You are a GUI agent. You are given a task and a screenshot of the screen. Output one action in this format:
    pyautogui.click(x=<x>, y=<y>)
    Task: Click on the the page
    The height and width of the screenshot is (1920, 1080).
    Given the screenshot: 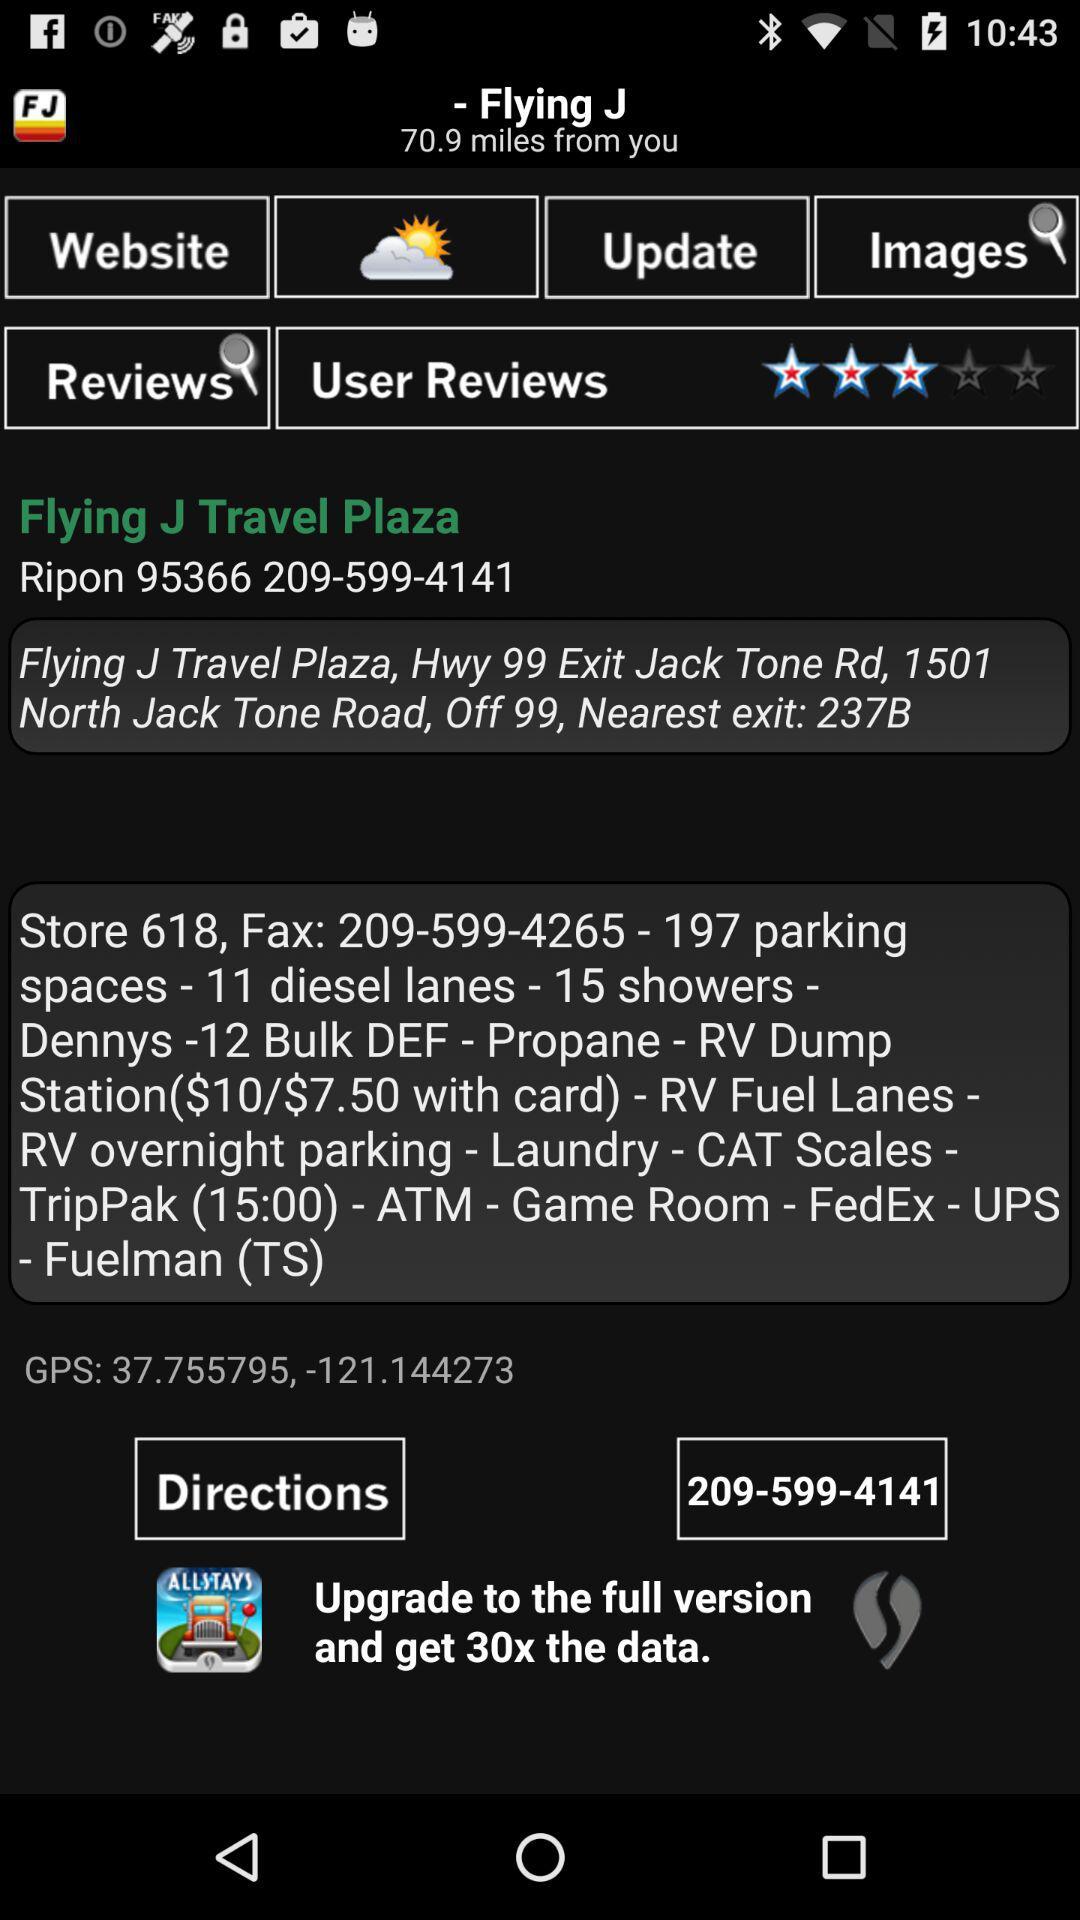 What is the action you would take?
    pyautogui.click(x=675, y=245)
    